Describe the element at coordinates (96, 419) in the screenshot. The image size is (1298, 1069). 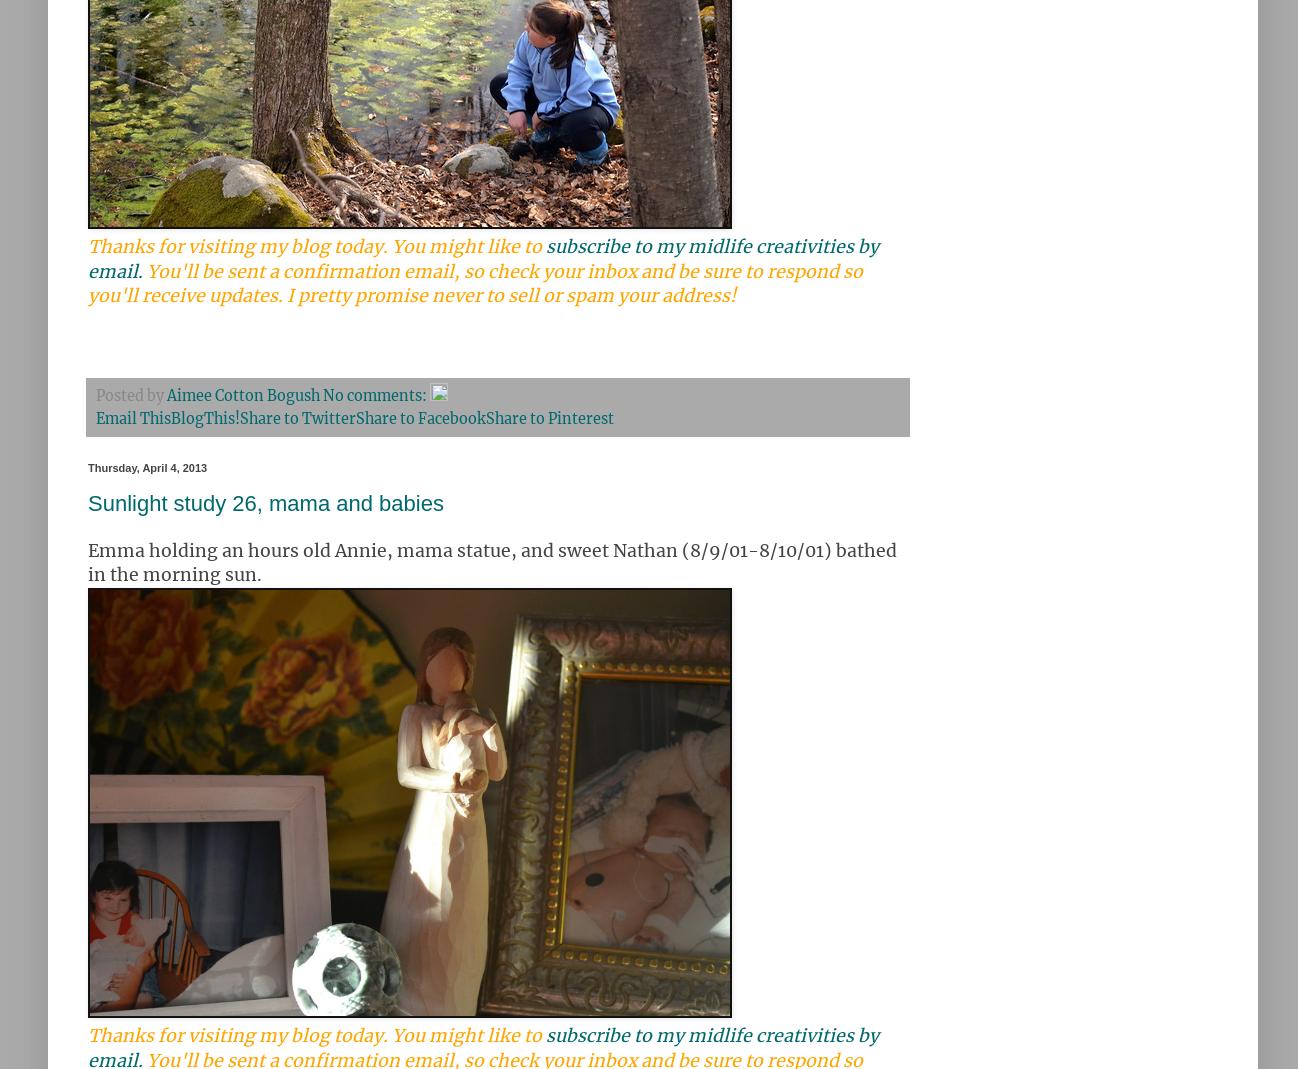
I see `'Email This'` at that location.